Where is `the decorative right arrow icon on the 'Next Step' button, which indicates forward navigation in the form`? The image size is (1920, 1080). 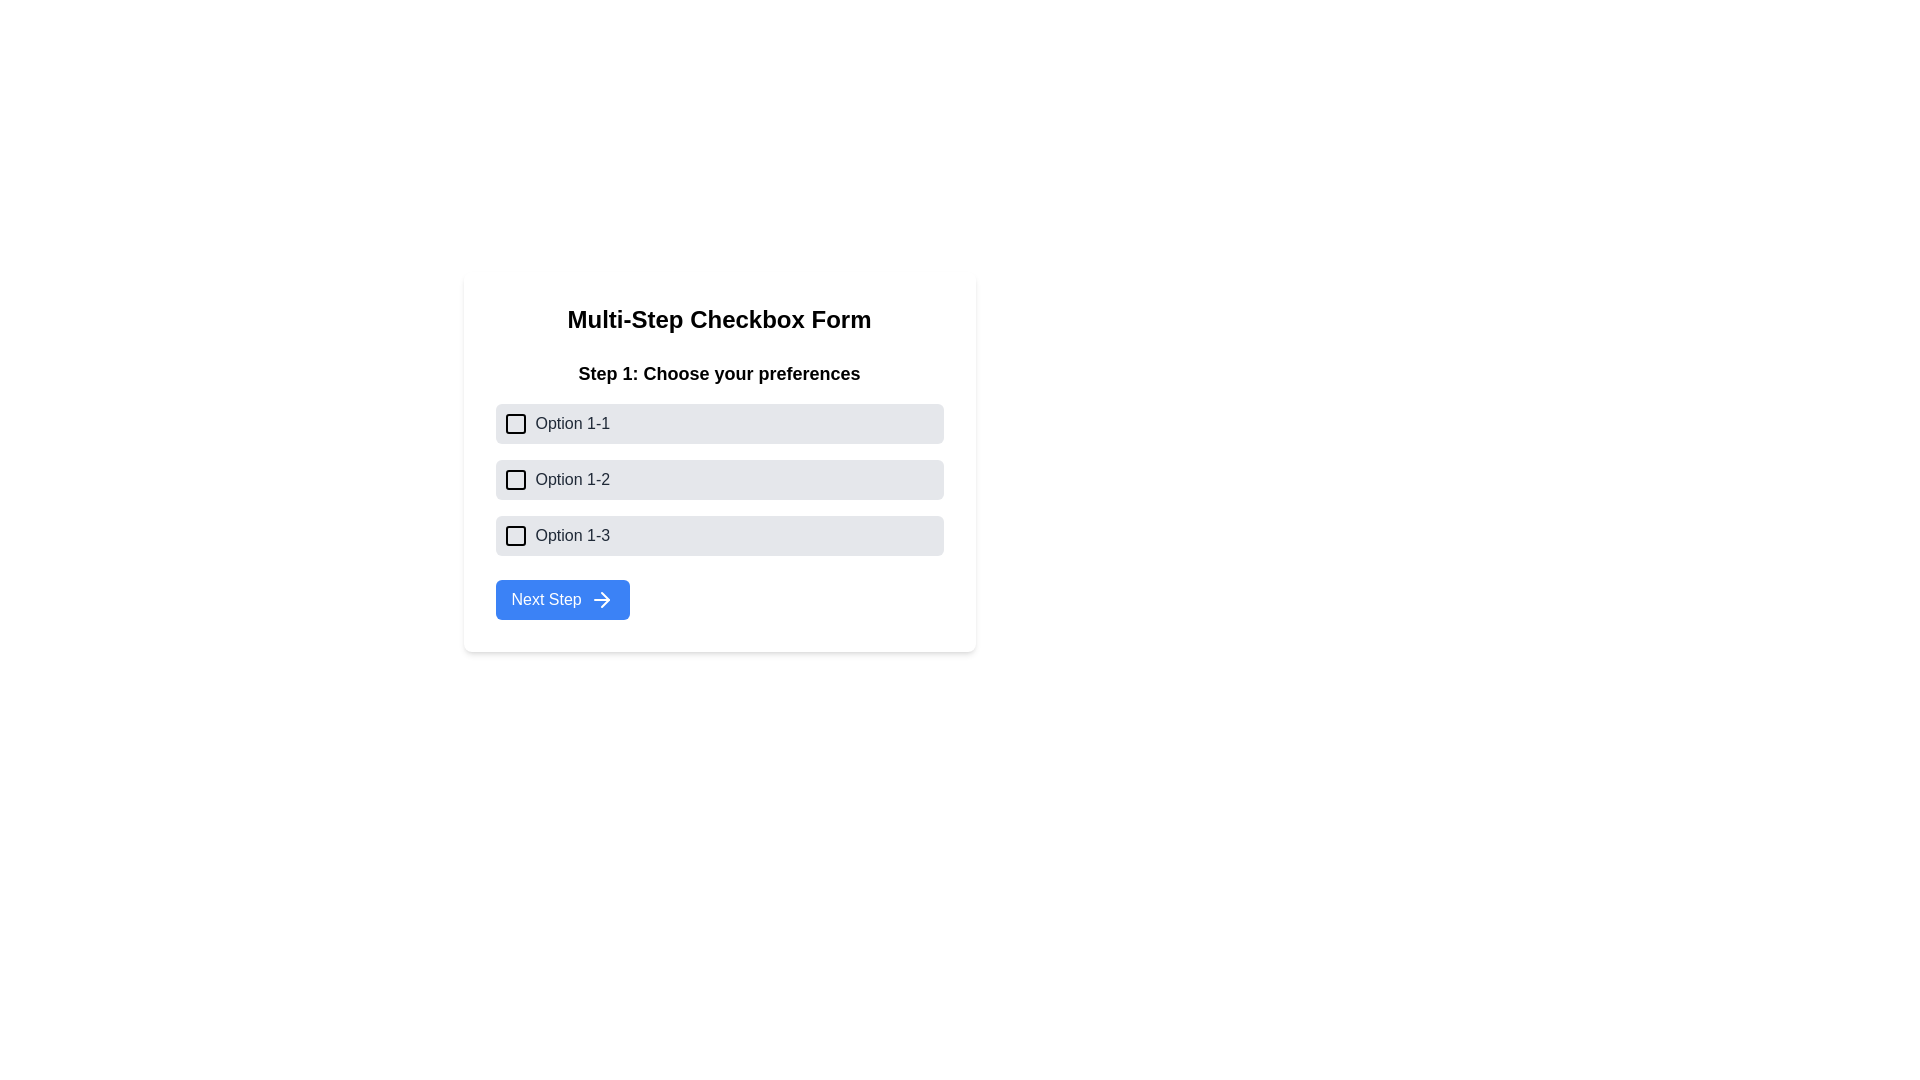 the decorative right arrow icon on the 'Next Step' button, which indicates forward navigation in the form is located at coordinates (604, 599).